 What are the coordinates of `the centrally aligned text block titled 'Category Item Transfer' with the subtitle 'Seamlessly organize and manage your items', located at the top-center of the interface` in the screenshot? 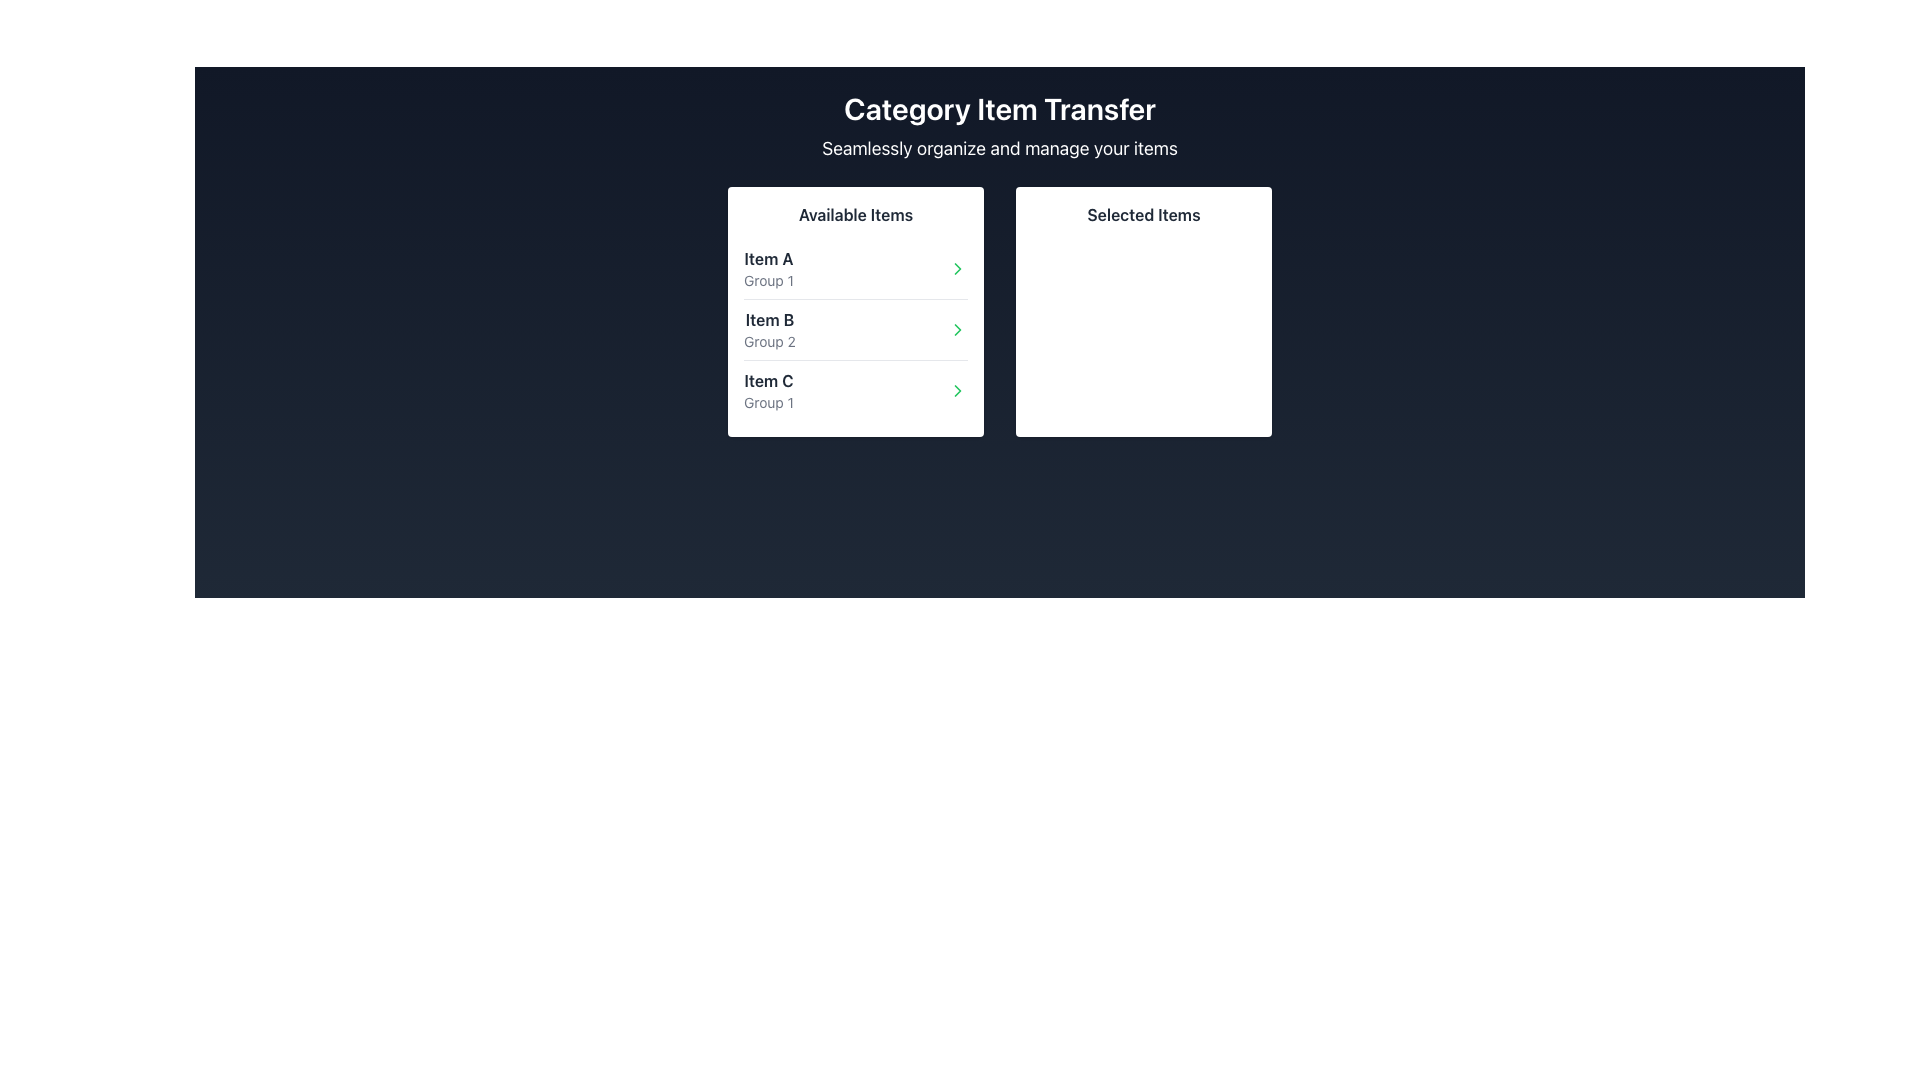 It's located at (999, 127).